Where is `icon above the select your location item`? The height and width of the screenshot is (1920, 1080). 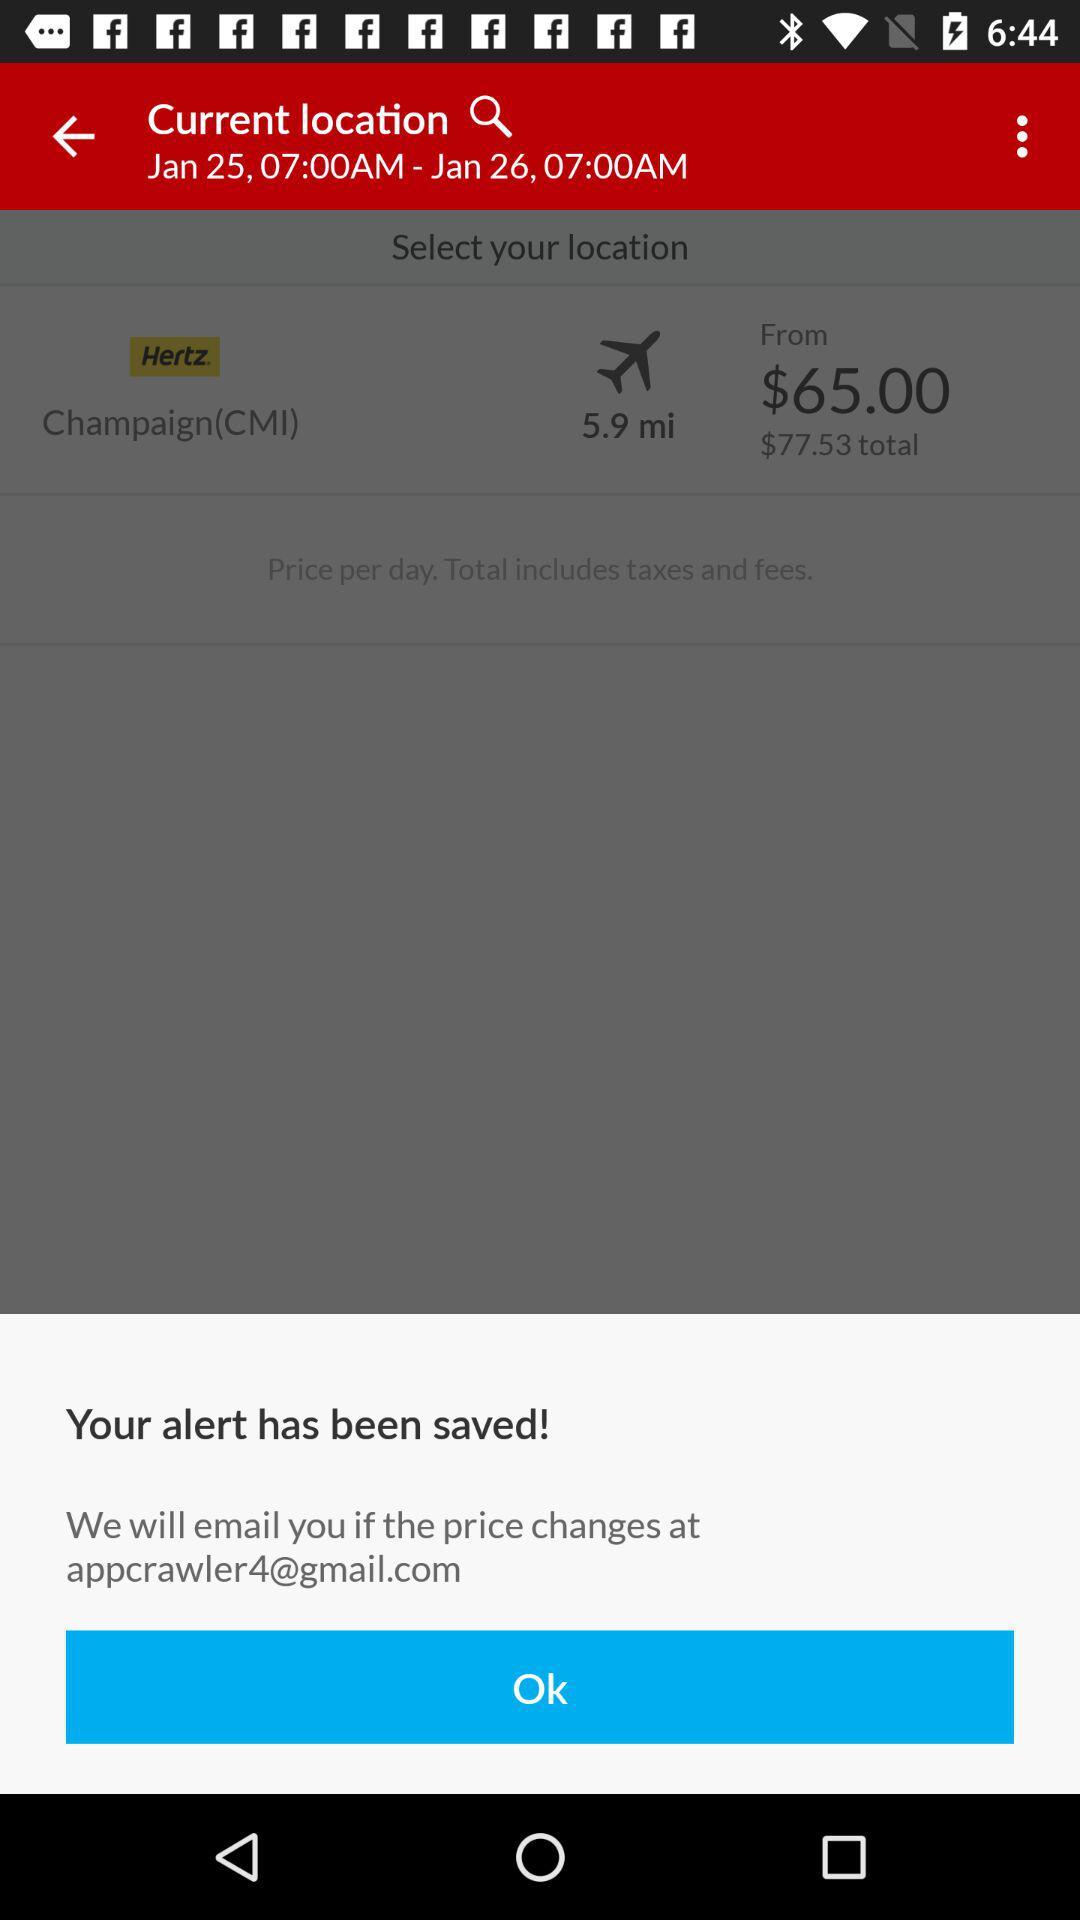
icon above the select your location item is located at coordinates (1027, 135).